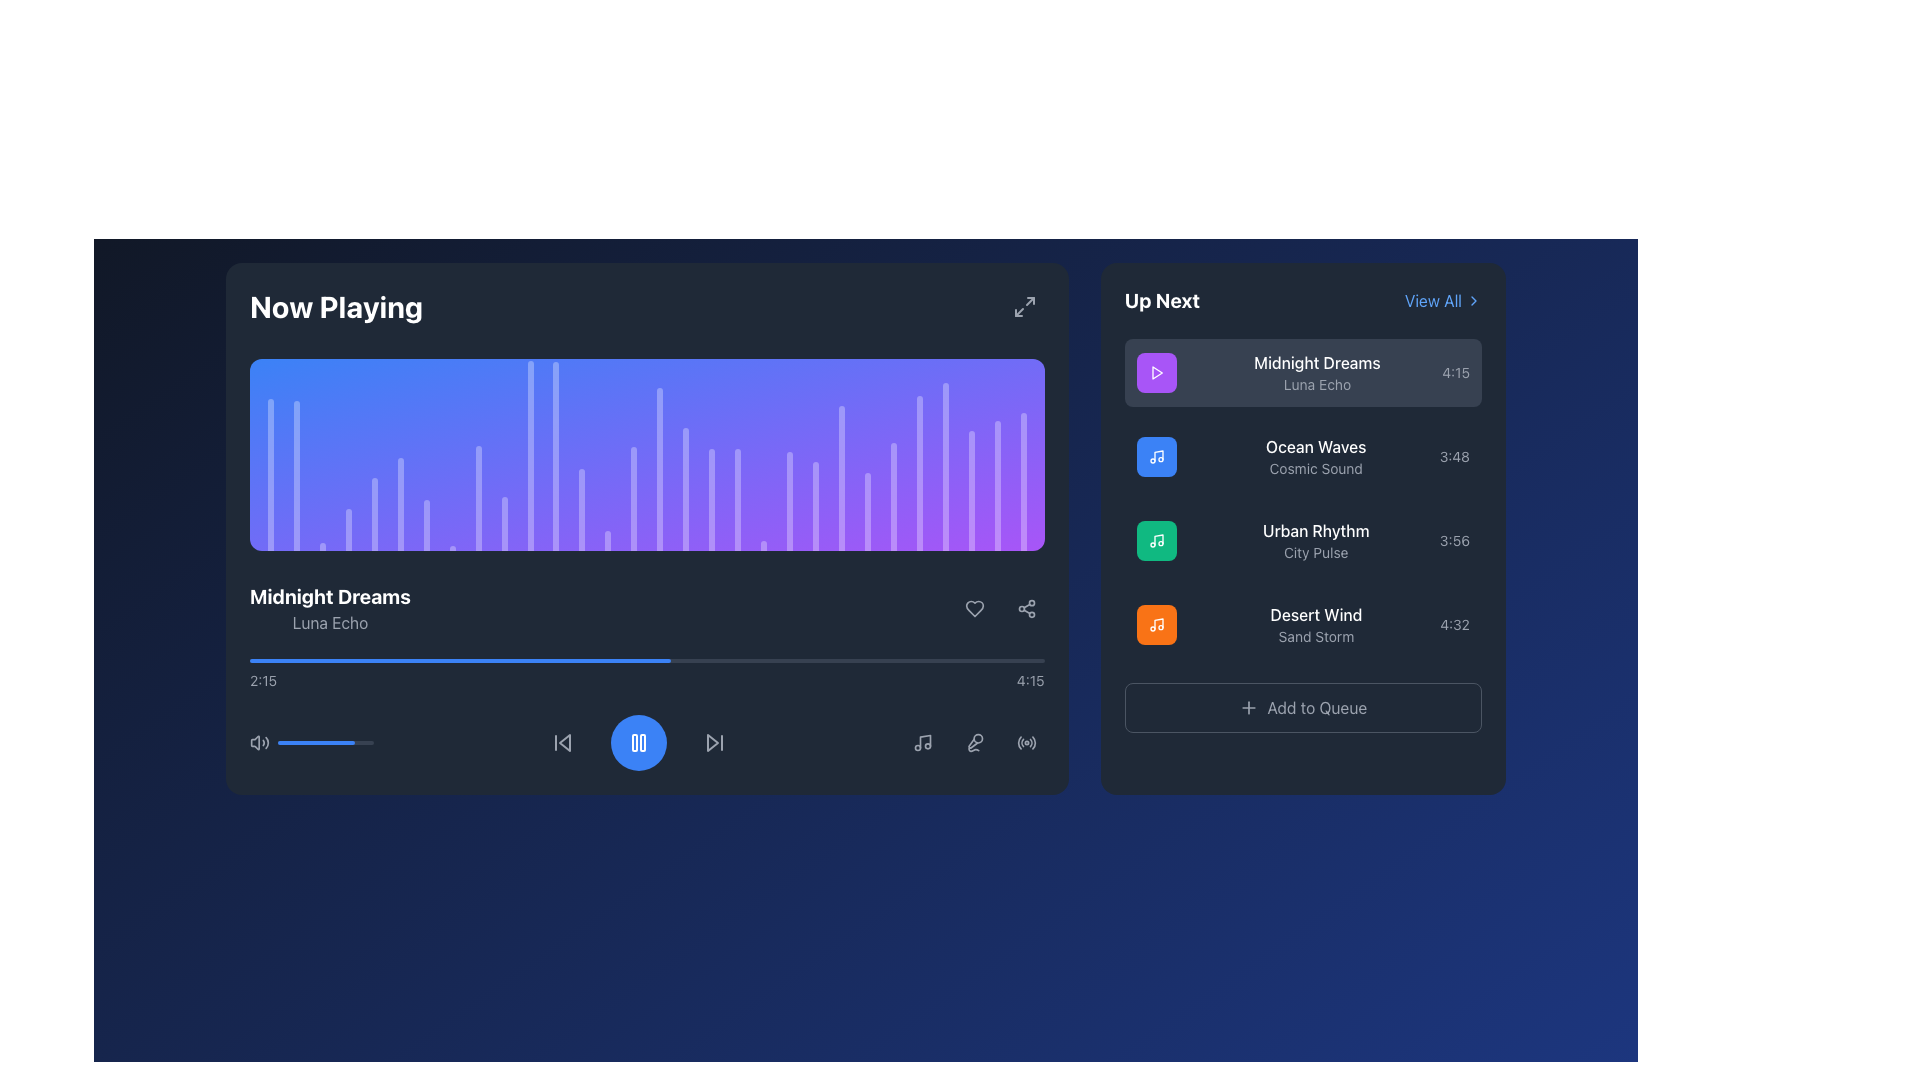 This screenshot has height=1080, width=1920. What do you see at coordinates (997, 486) in the screenshot?
I see `the 29th vertical bar in the display component representing sound intensity within the audio waveform` at bounding box center [997, 486].